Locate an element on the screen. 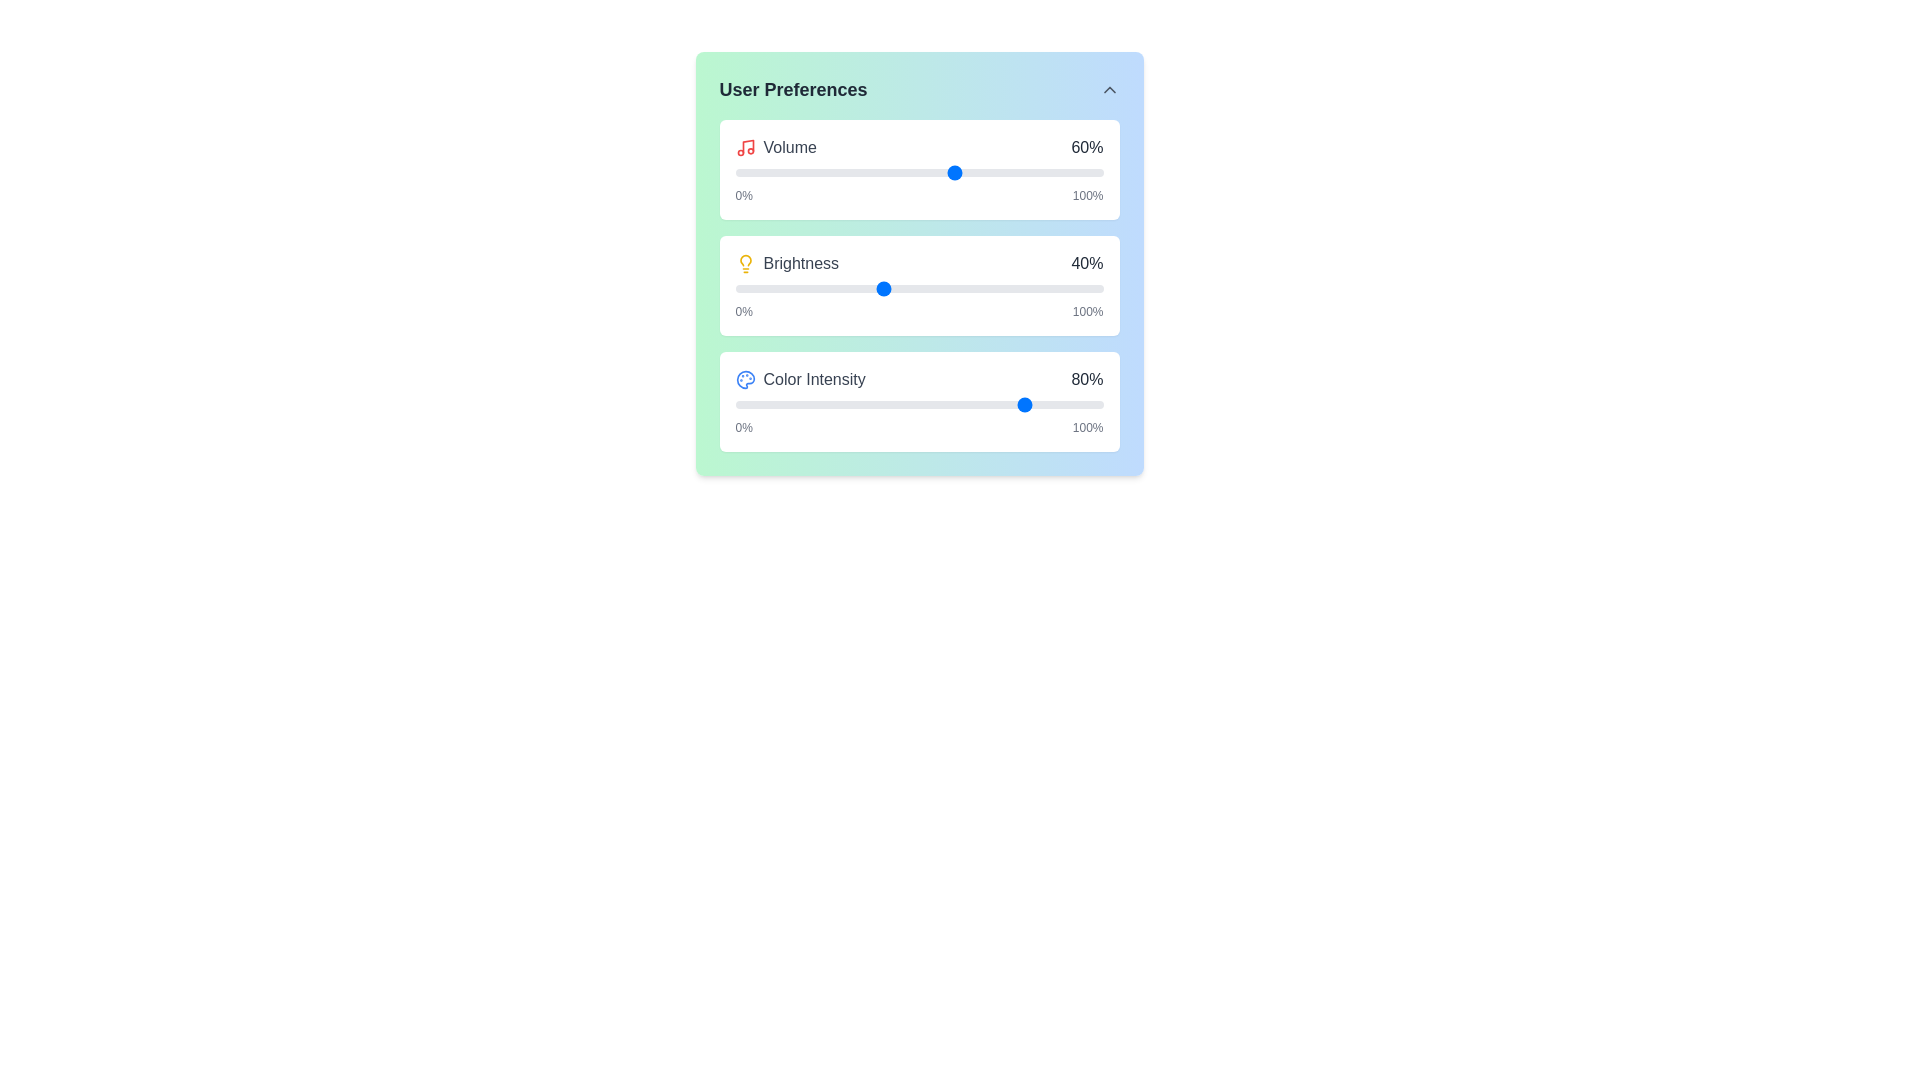 This screenshot has width=1920, height=1080. the volume is located at coordinates (944, 172).